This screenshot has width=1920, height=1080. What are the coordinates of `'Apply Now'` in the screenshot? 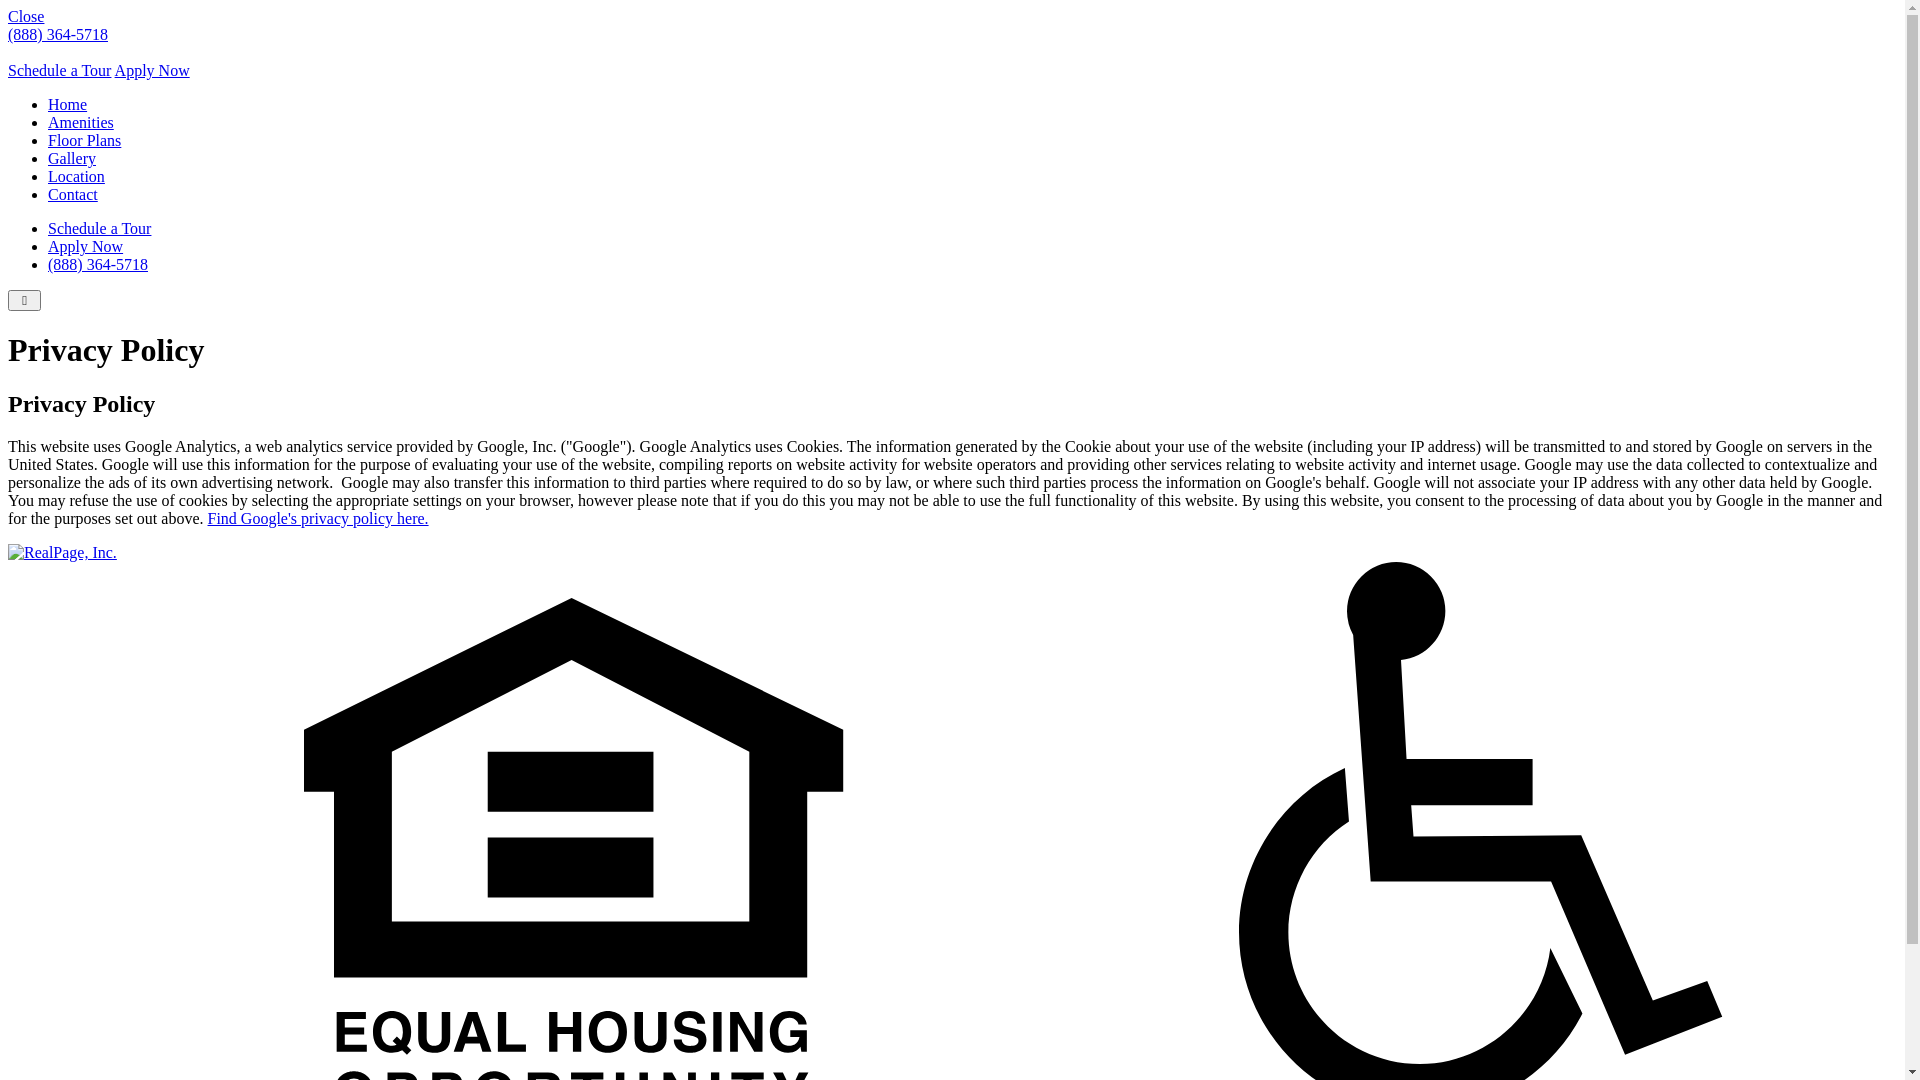 It's located at (84, 245).